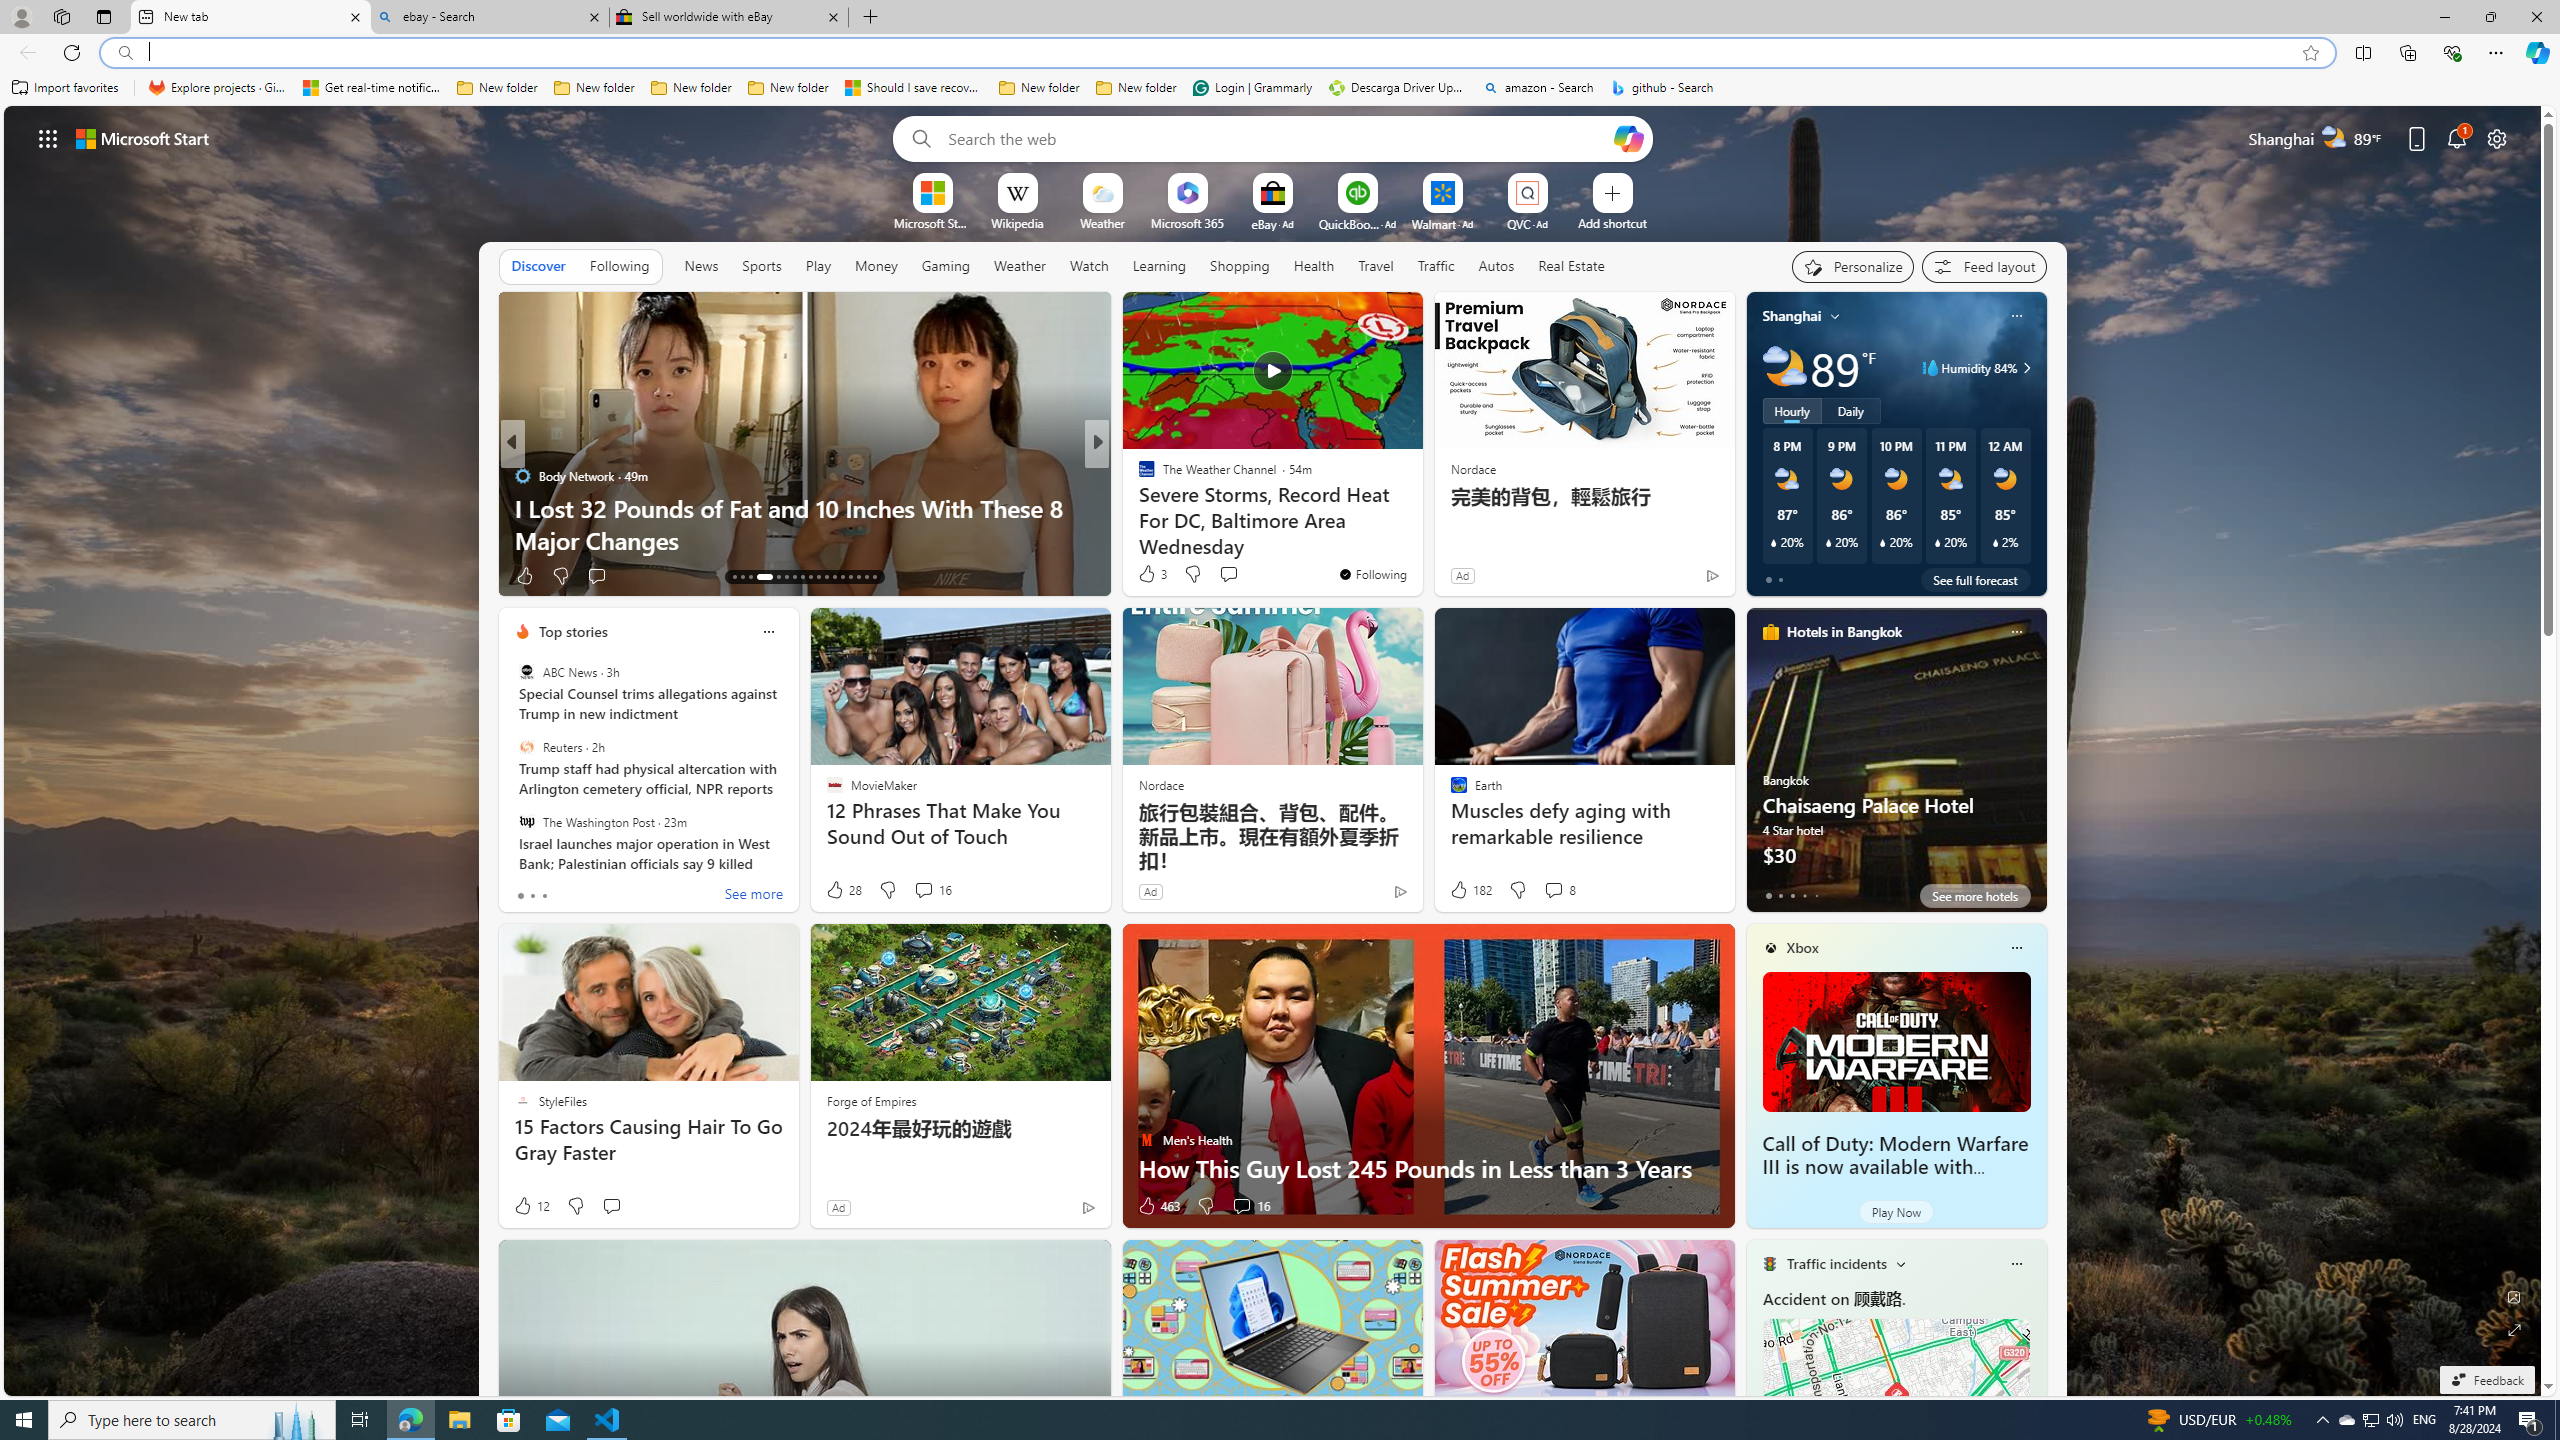 This screenshot has width=2560, height=1440. Describe the element at coordinates (1137, 506) in the screenshot. I see `'TheStreet'` at that location.